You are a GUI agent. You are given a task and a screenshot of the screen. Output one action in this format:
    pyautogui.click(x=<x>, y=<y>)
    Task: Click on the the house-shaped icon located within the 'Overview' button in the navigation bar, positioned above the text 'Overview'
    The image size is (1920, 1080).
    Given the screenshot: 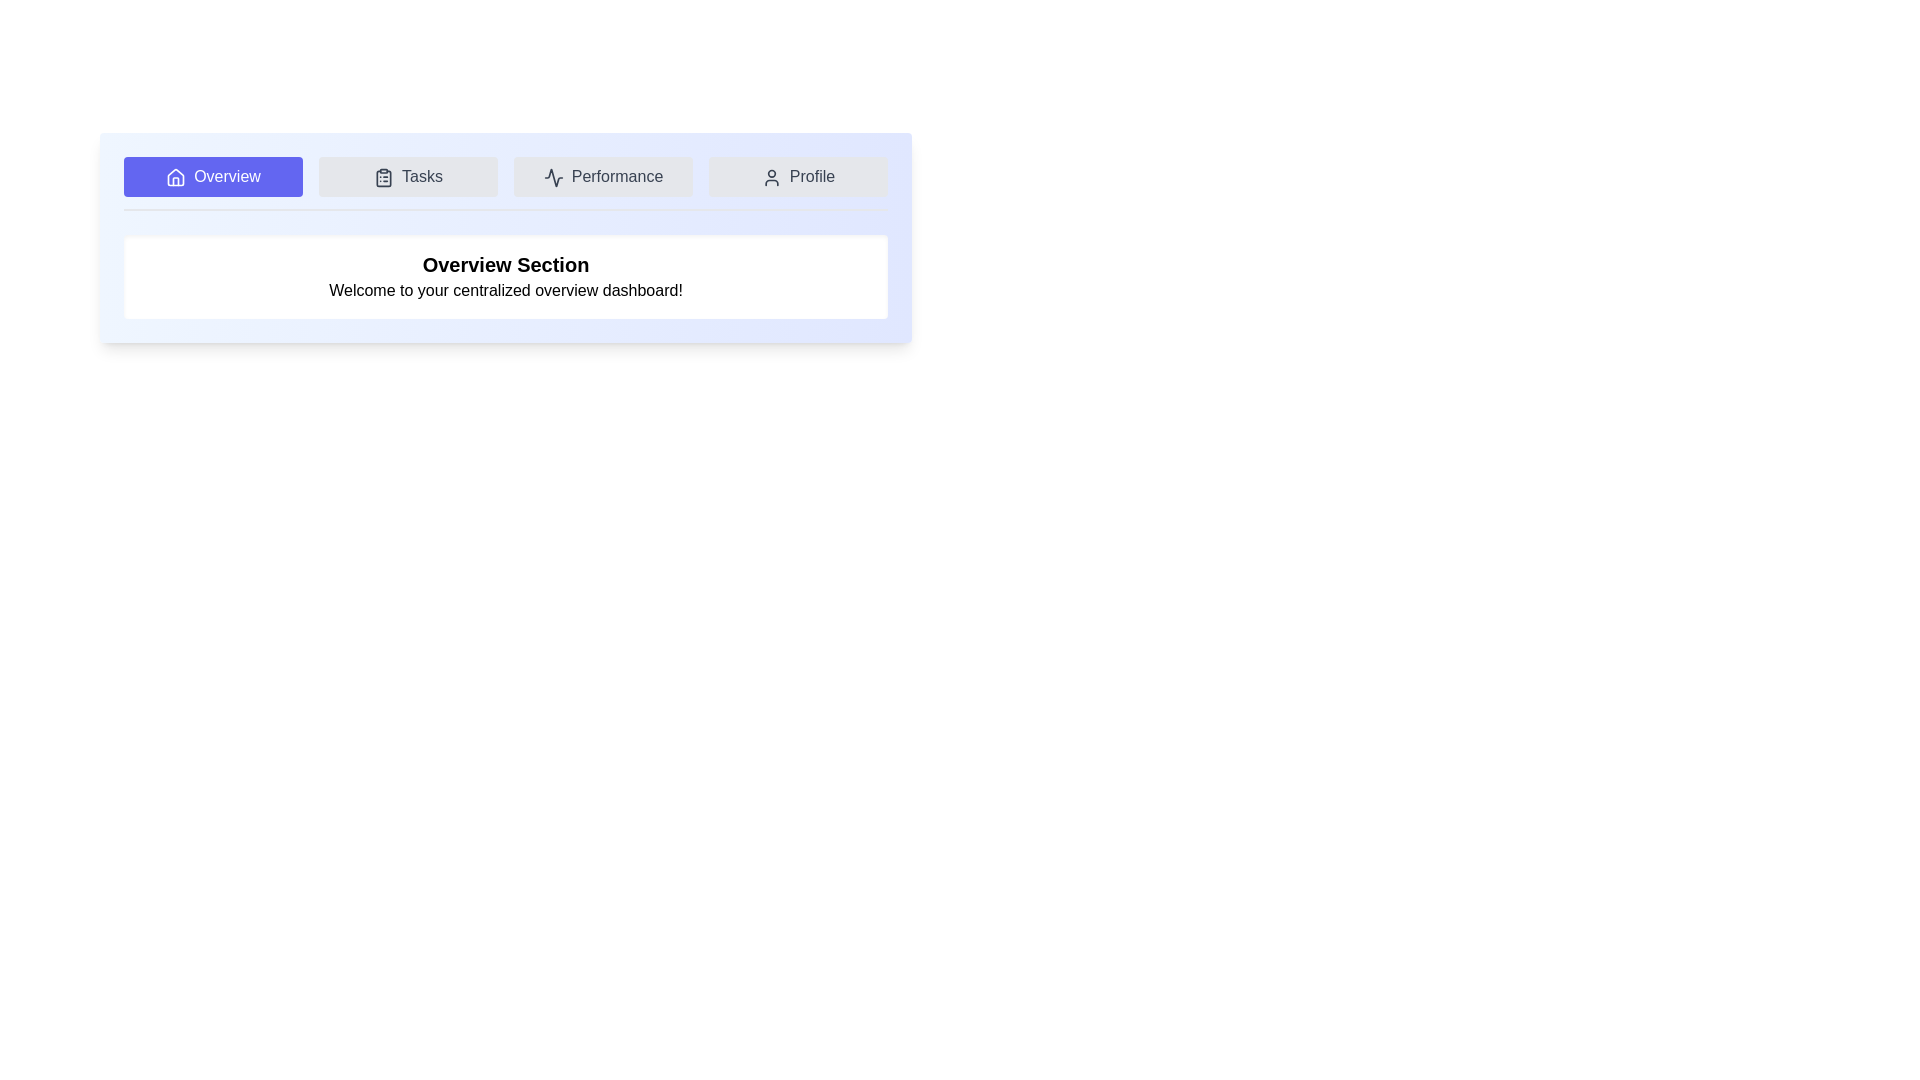 What is the action you would take?
    pyautogui.click(x=176, y=176)
    